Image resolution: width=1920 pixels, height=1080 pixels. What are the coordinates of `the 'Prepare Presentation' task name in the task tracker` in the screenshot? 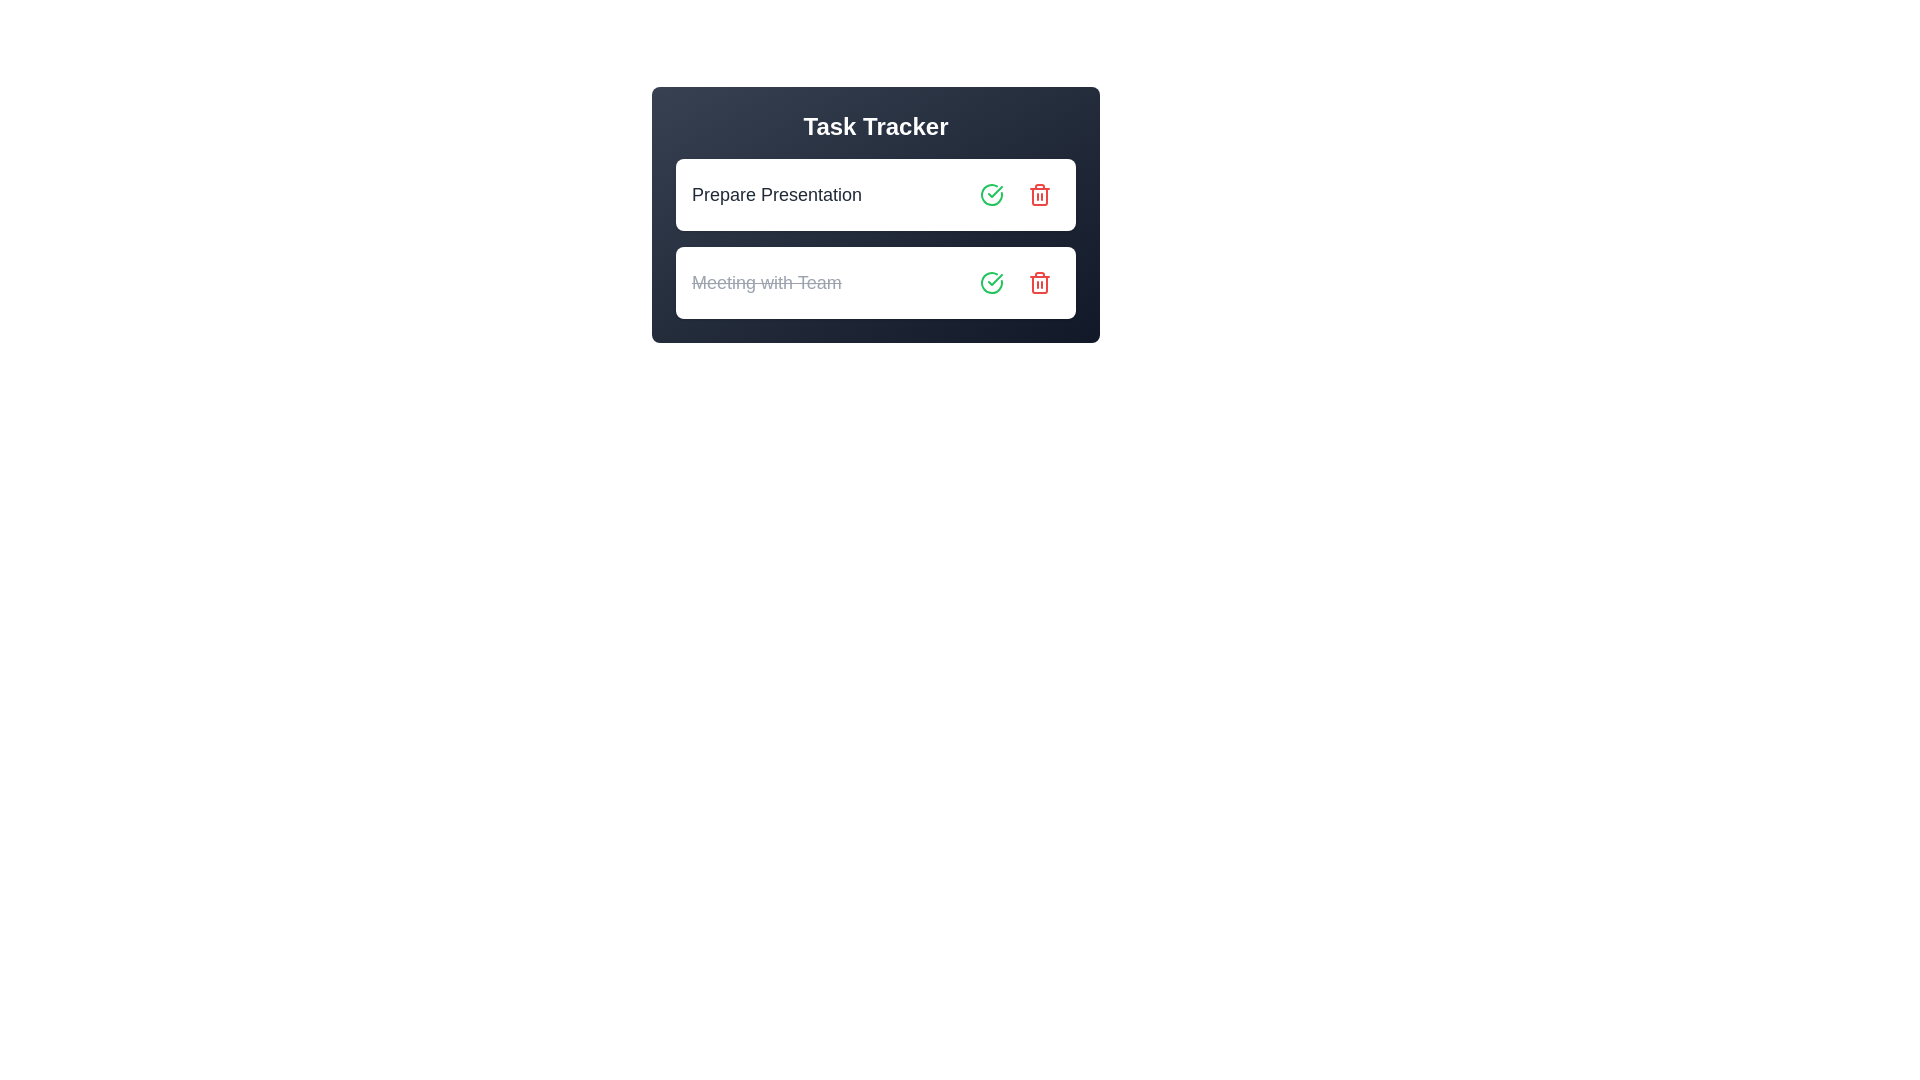 It's located at (875, 195).